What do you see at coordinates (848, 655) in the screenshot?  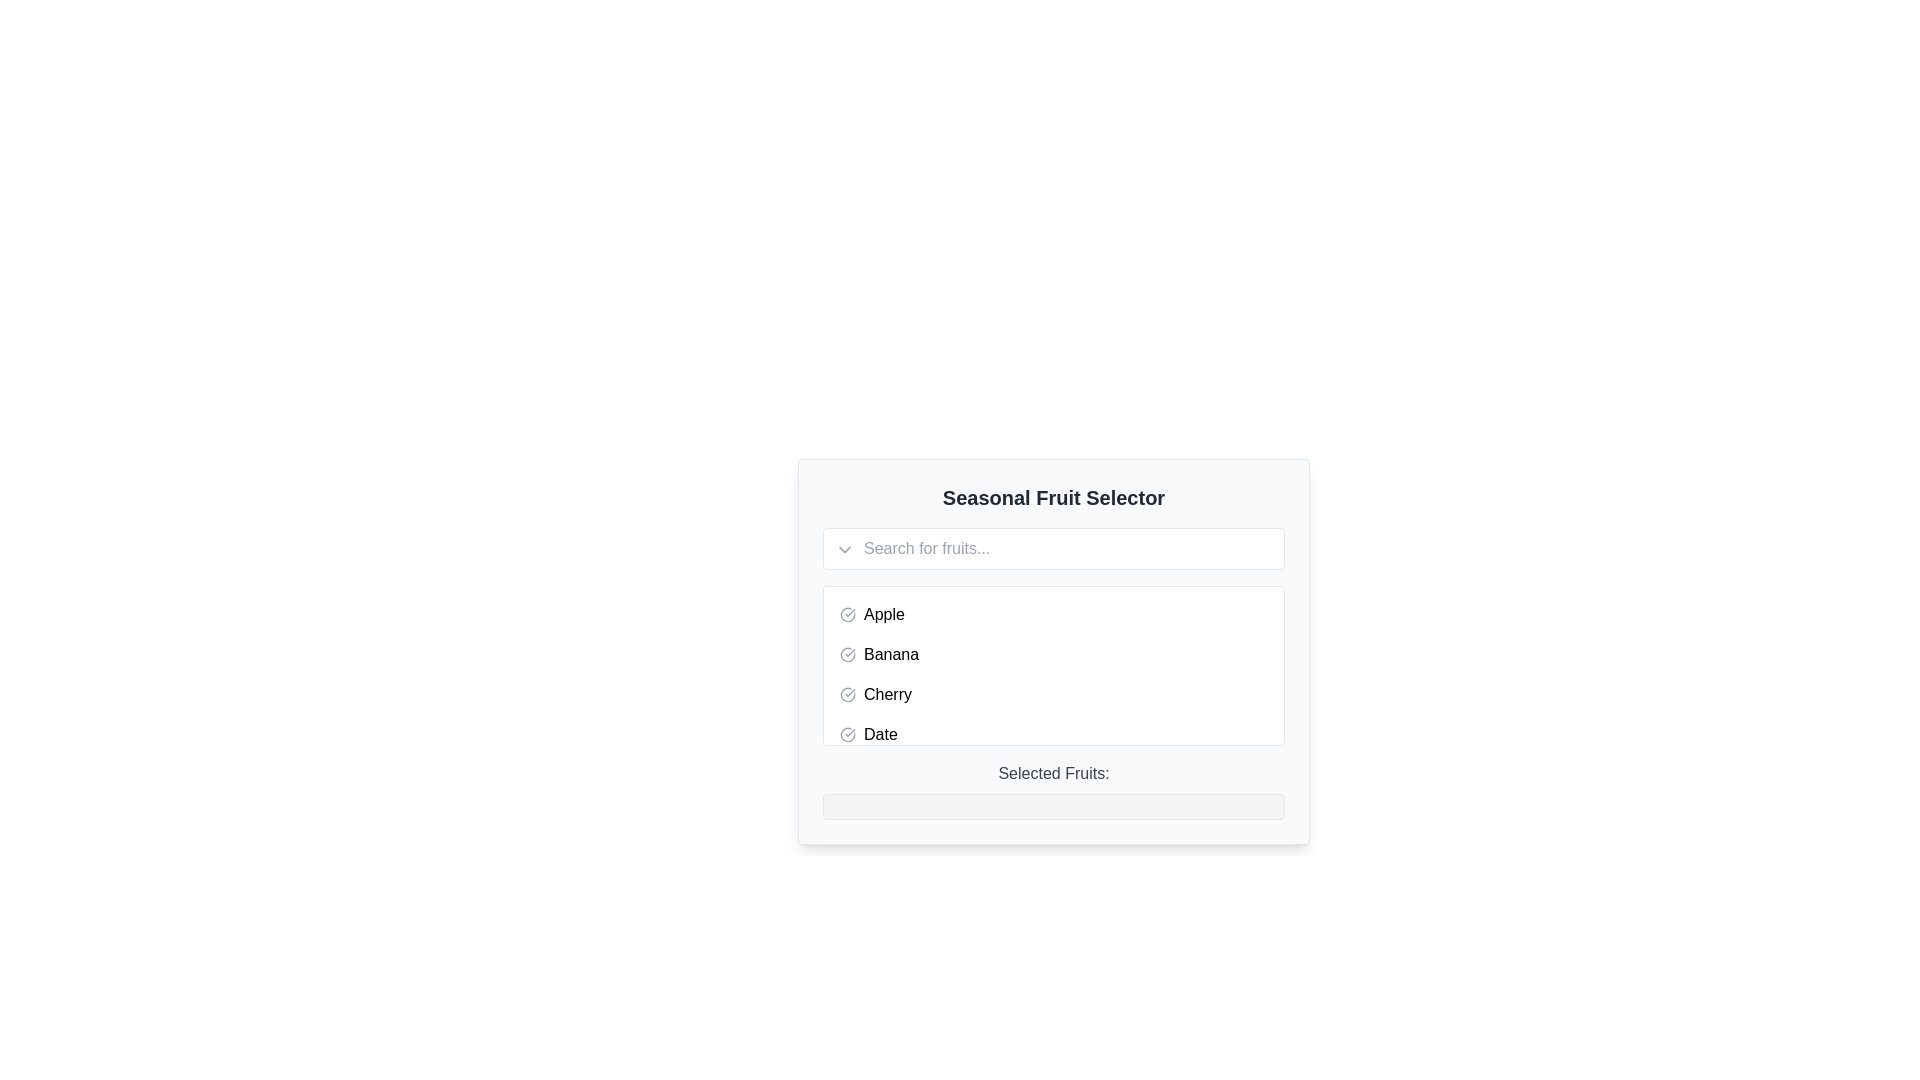 I see `the circular checkbox-like indicator associated with the item 'Banana'` at bounding box center [848, 655].